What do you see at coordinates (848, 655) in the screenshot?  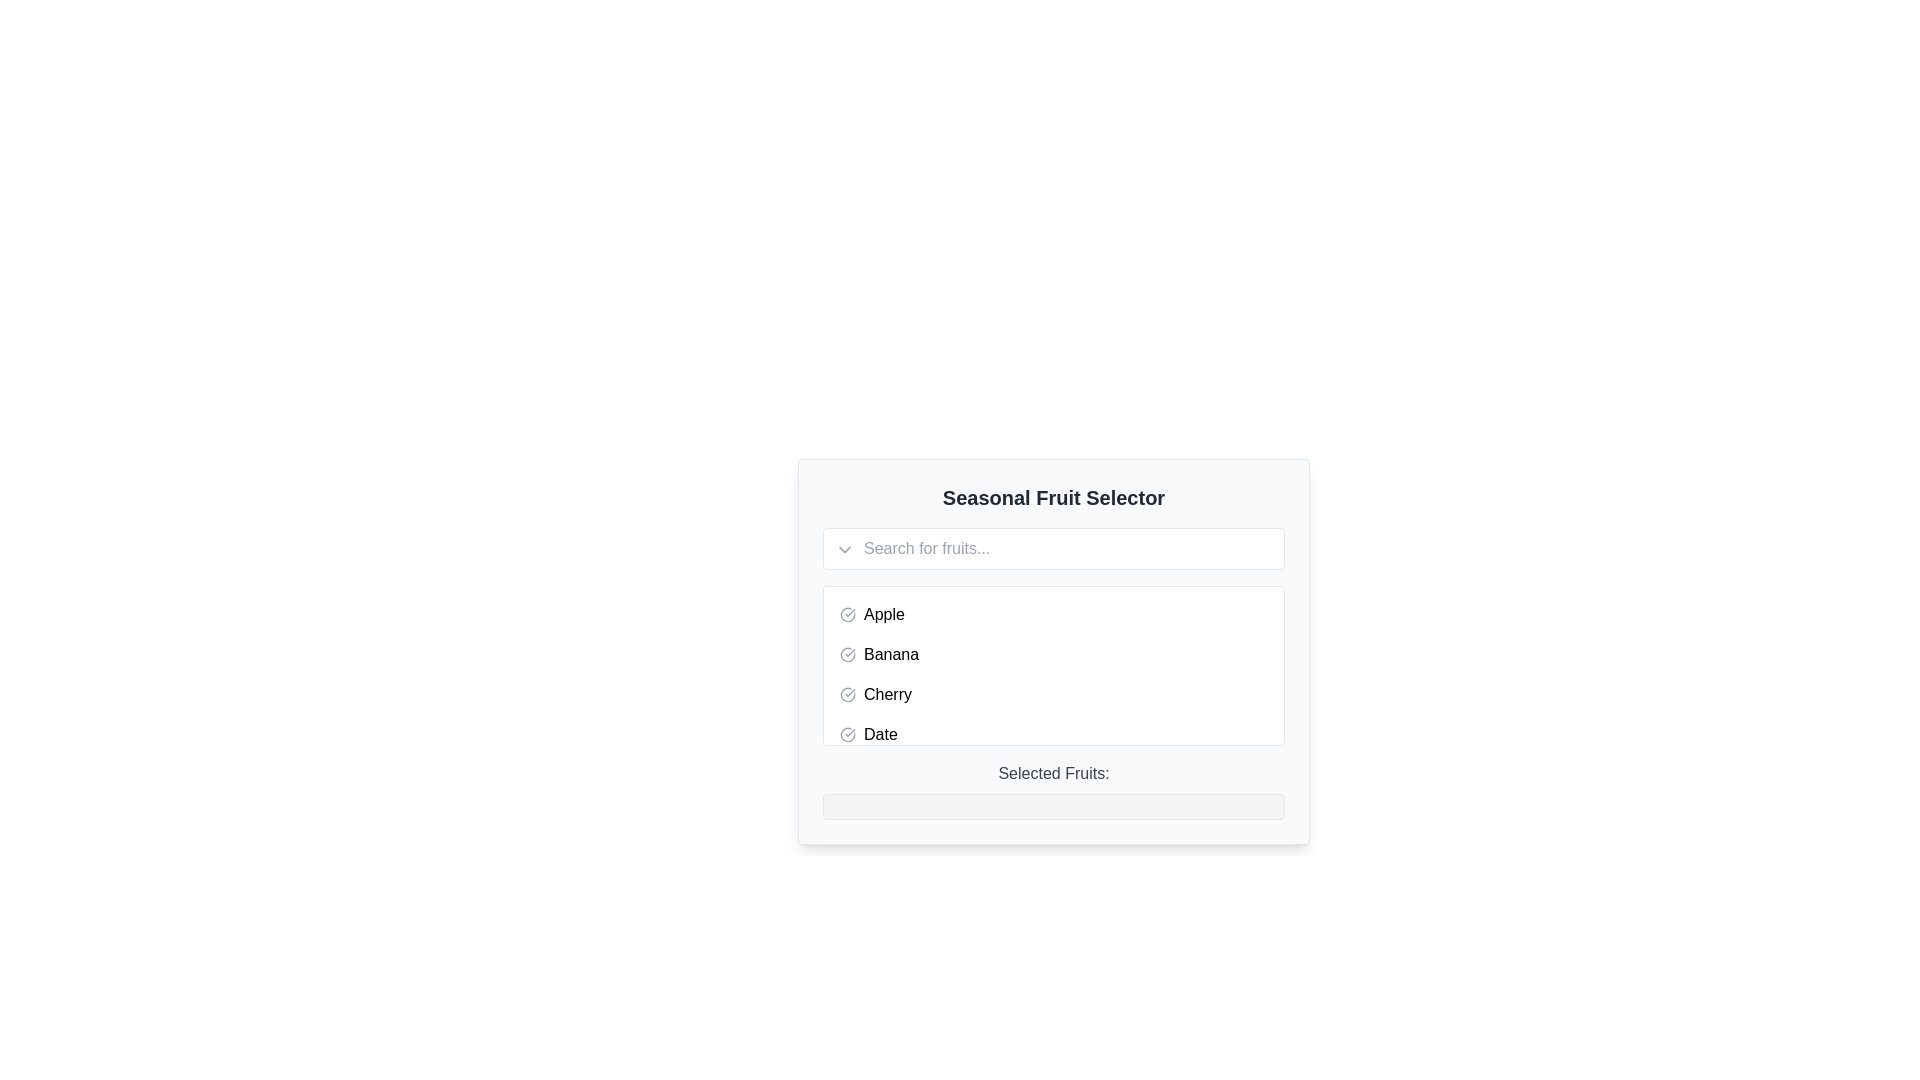 I see `the circular checkbox-like indicator associated with the item 'Banana'` at bounding box center [848, 655].